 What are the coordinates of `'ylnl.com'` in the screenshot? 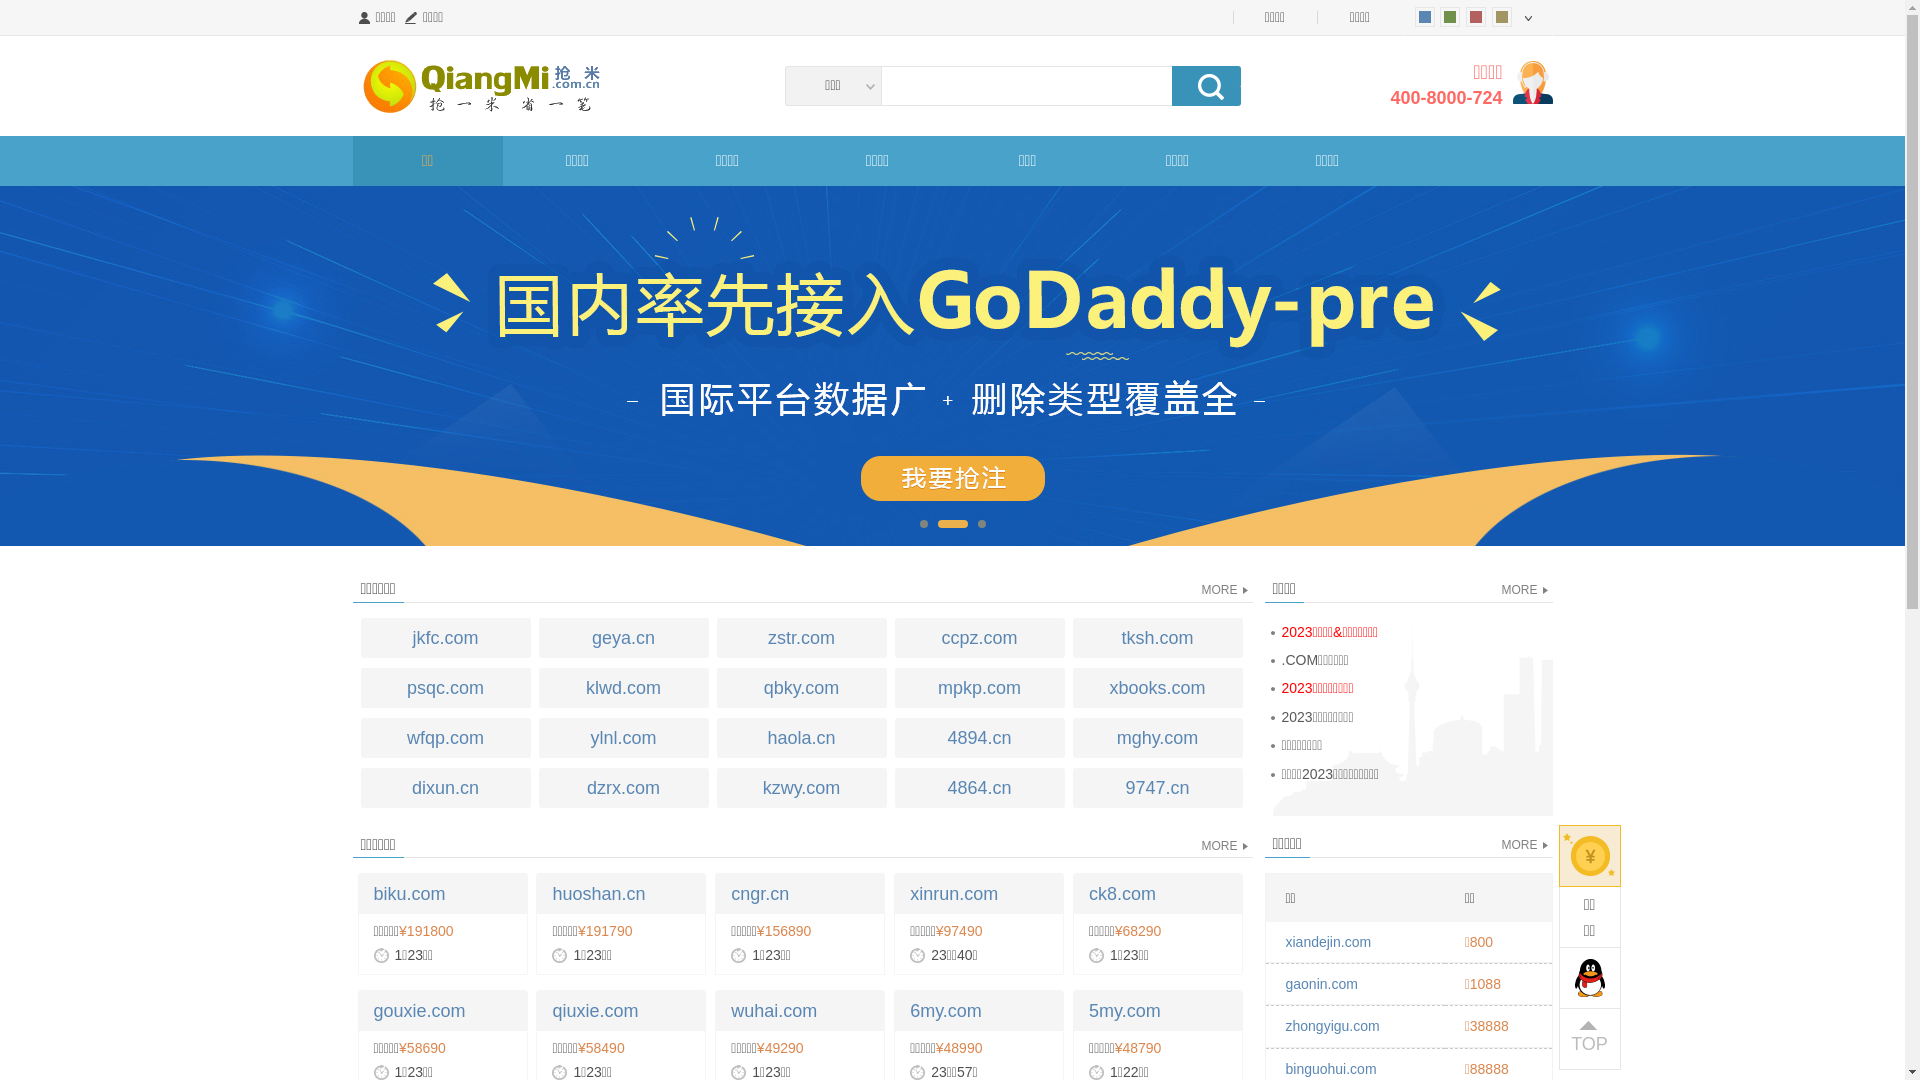 It's located at (537, 737).